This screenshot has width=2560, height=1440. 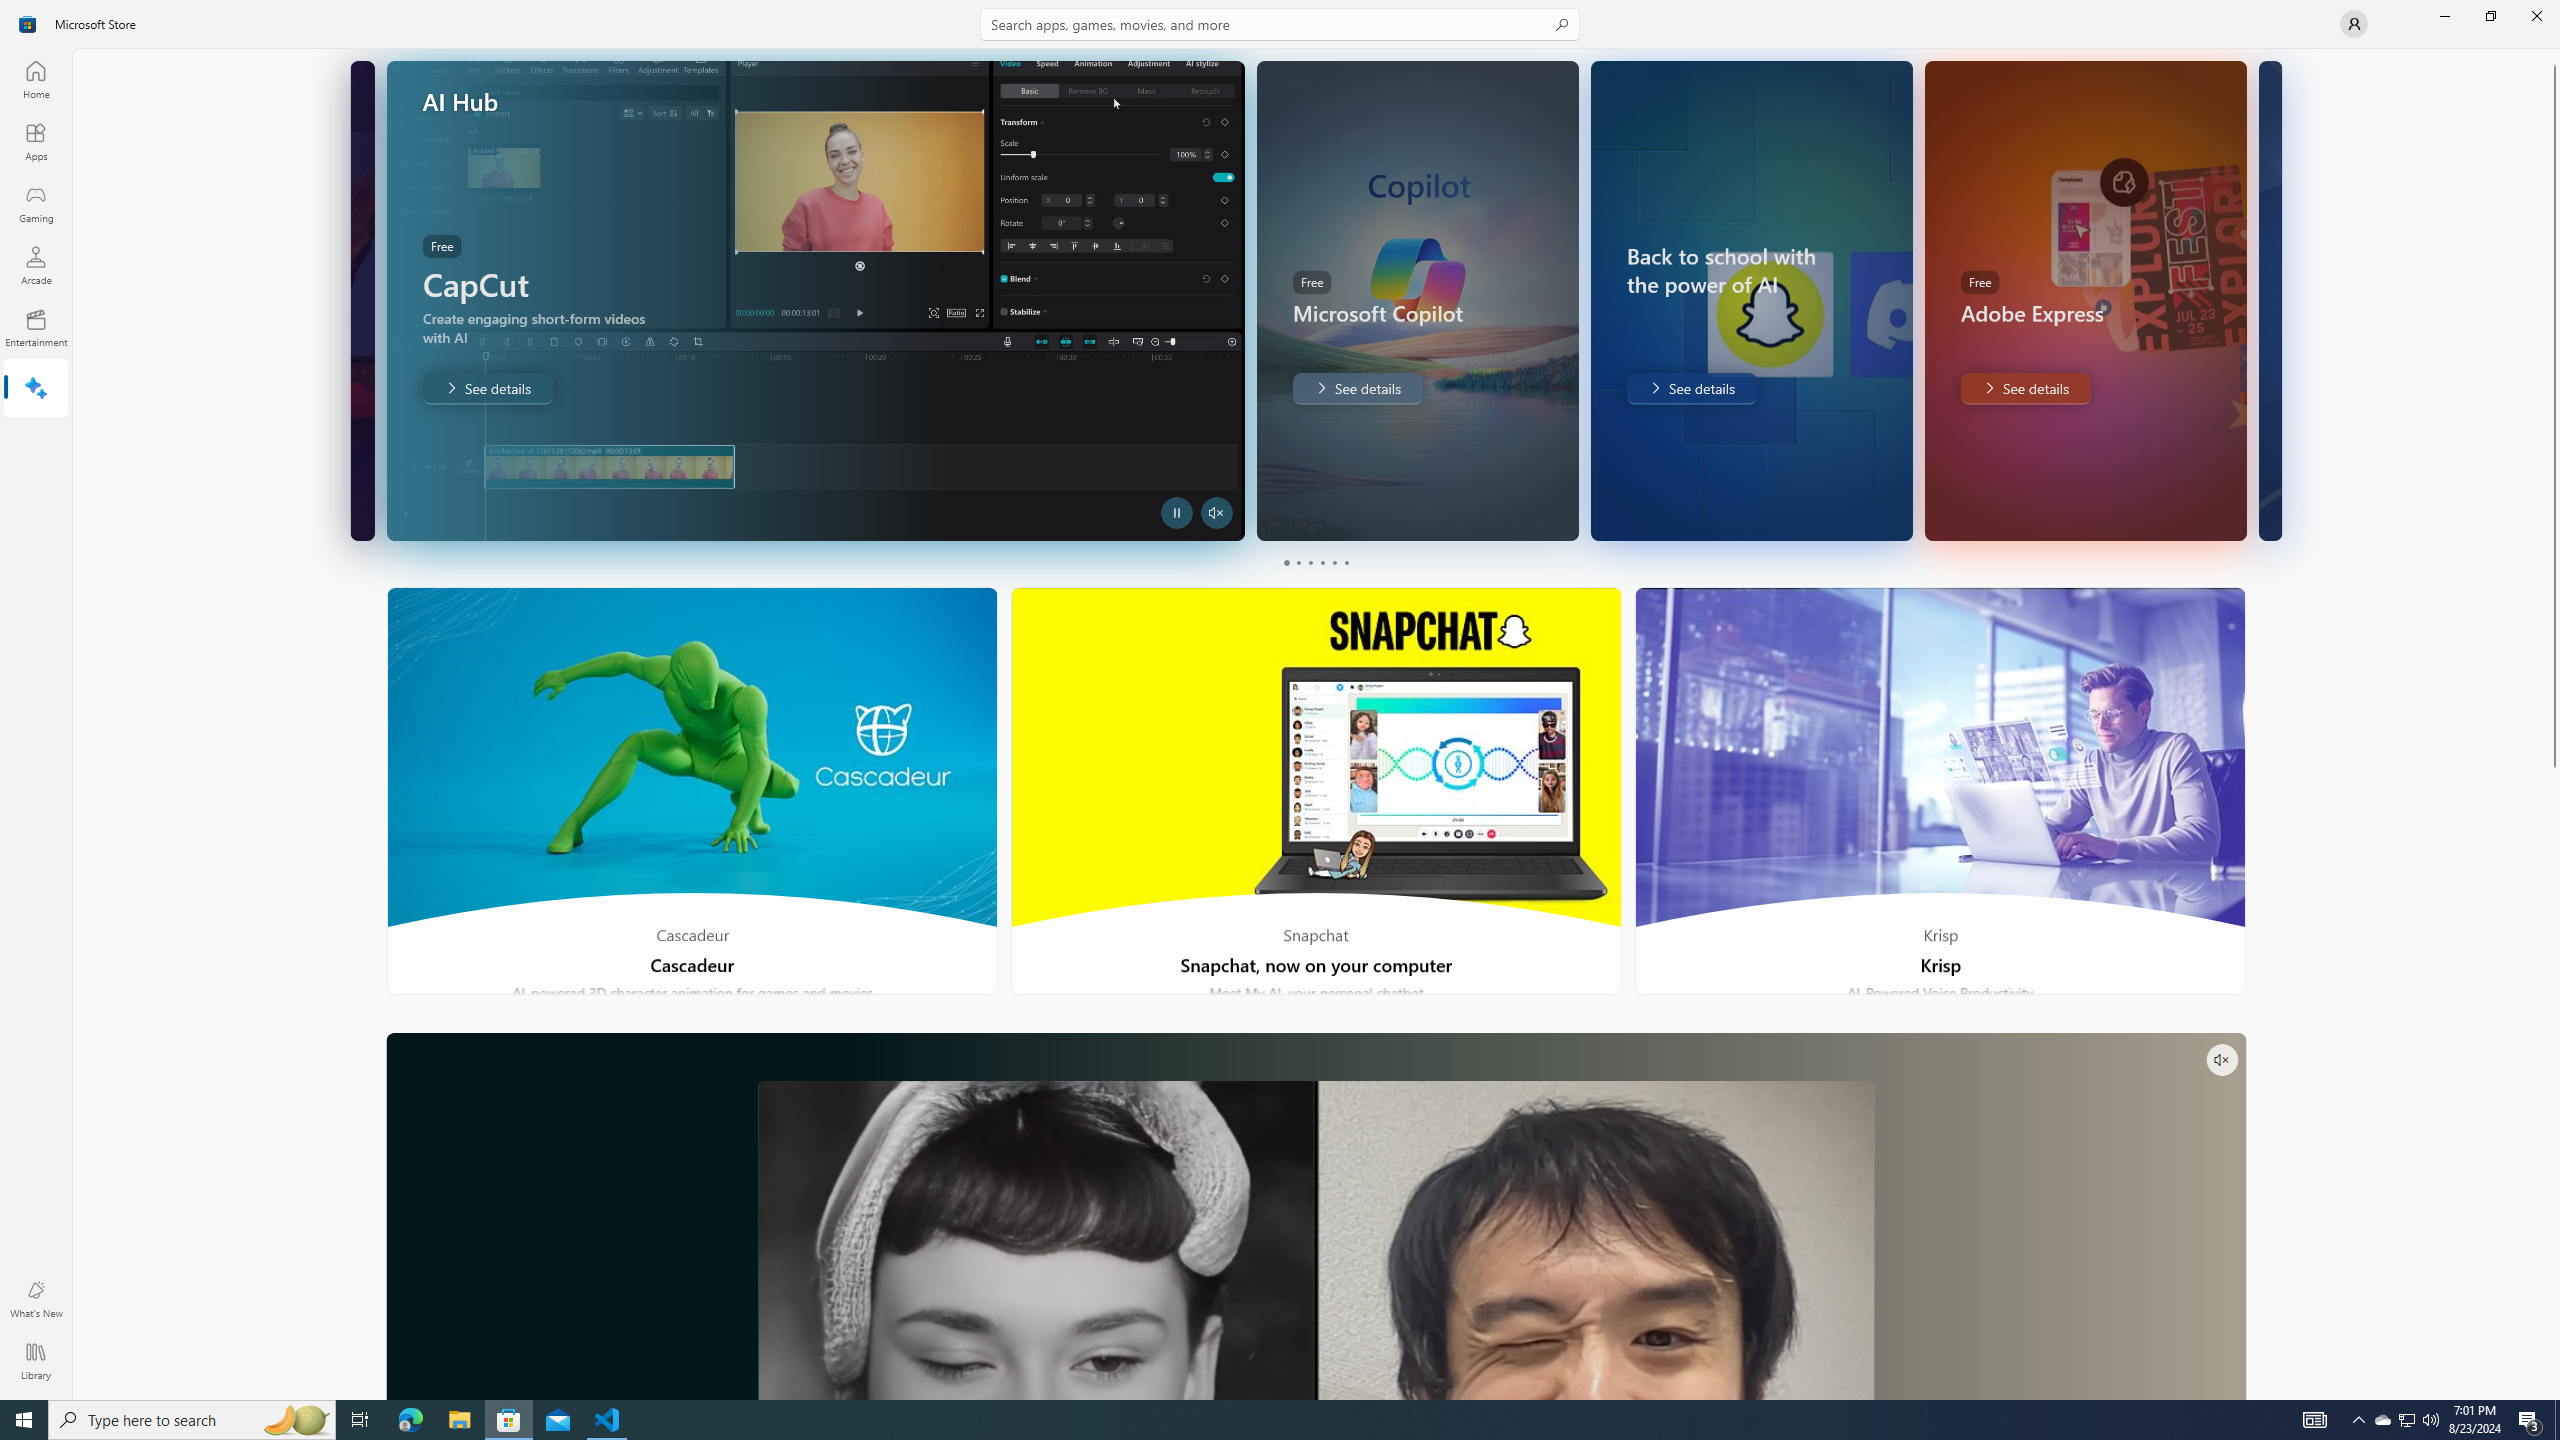 I want to click on 'Vertical Small Decrease', so click(x=2552, y=55).